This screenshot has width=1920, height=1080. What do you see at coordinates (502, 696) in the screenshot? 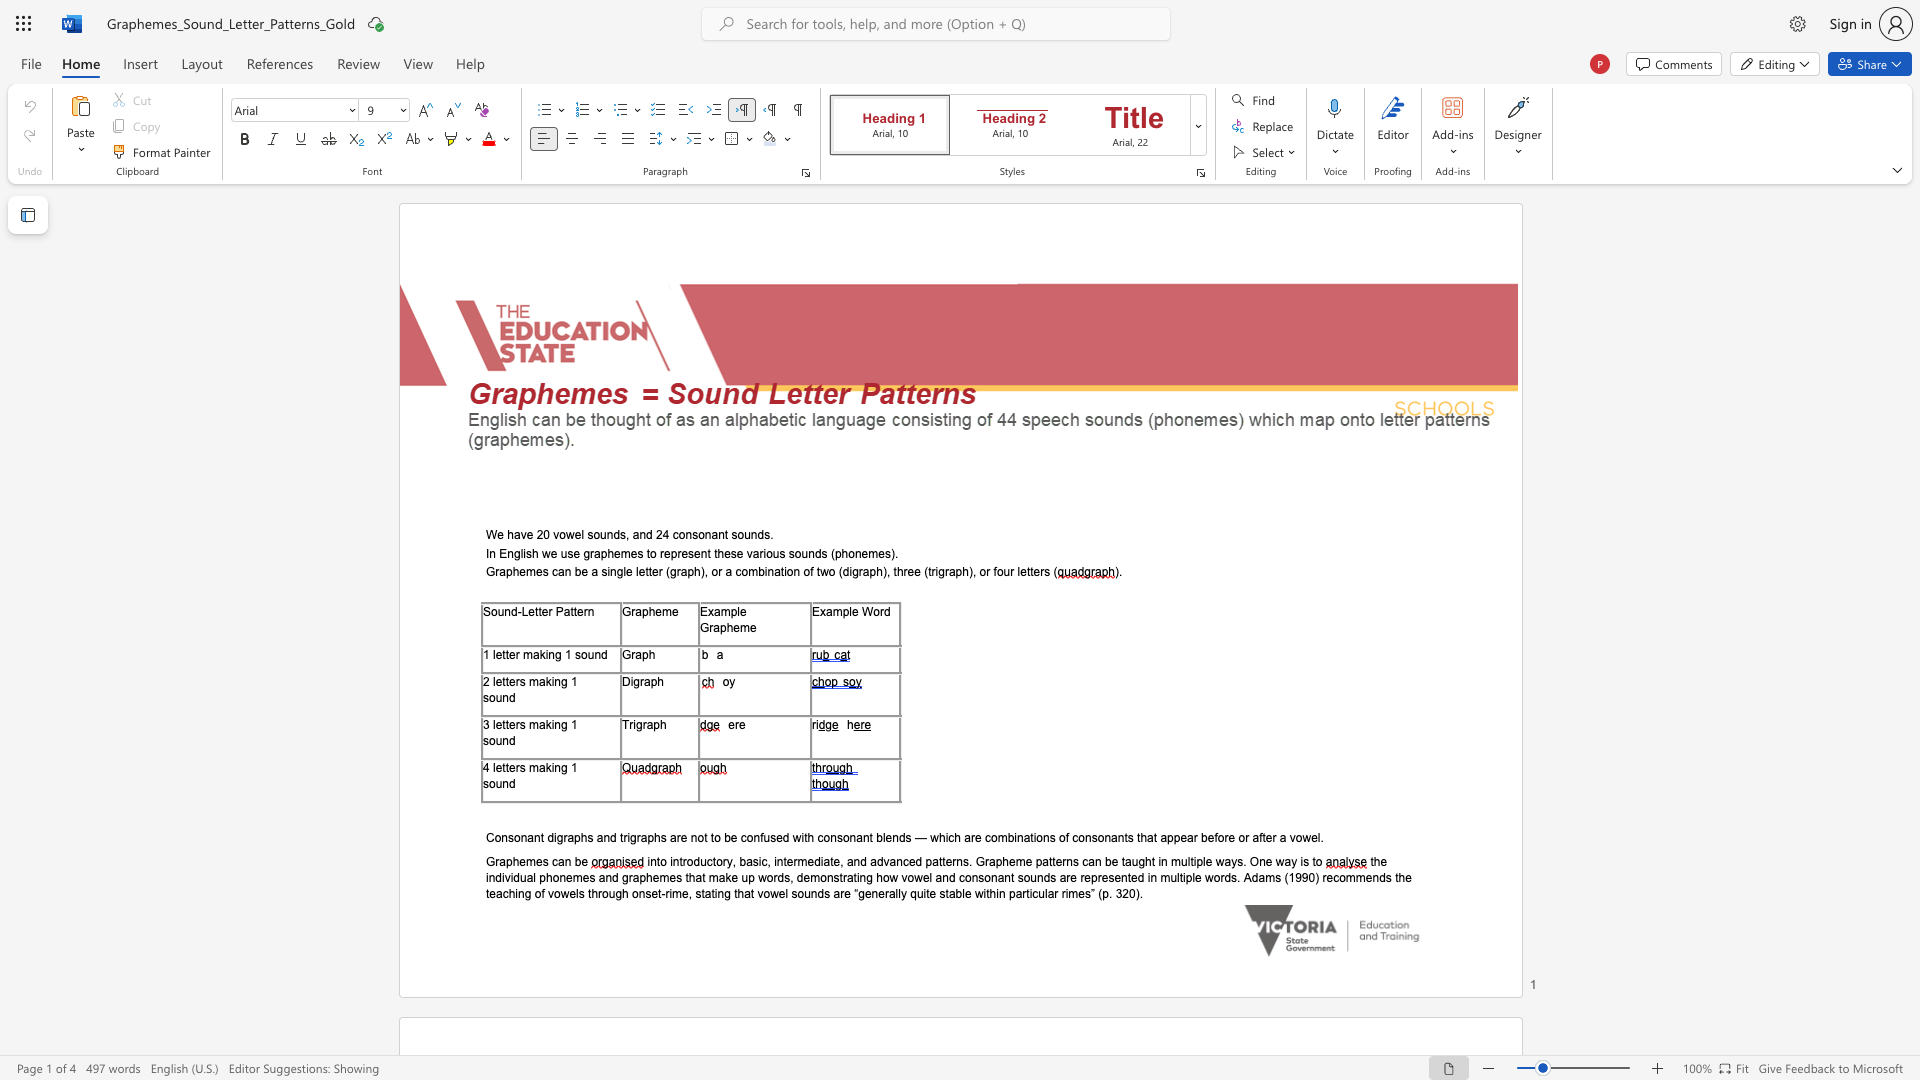
I see `the subset text "nd" within the text "2 letters making 1 sound"` at bounding box center [502, 696].